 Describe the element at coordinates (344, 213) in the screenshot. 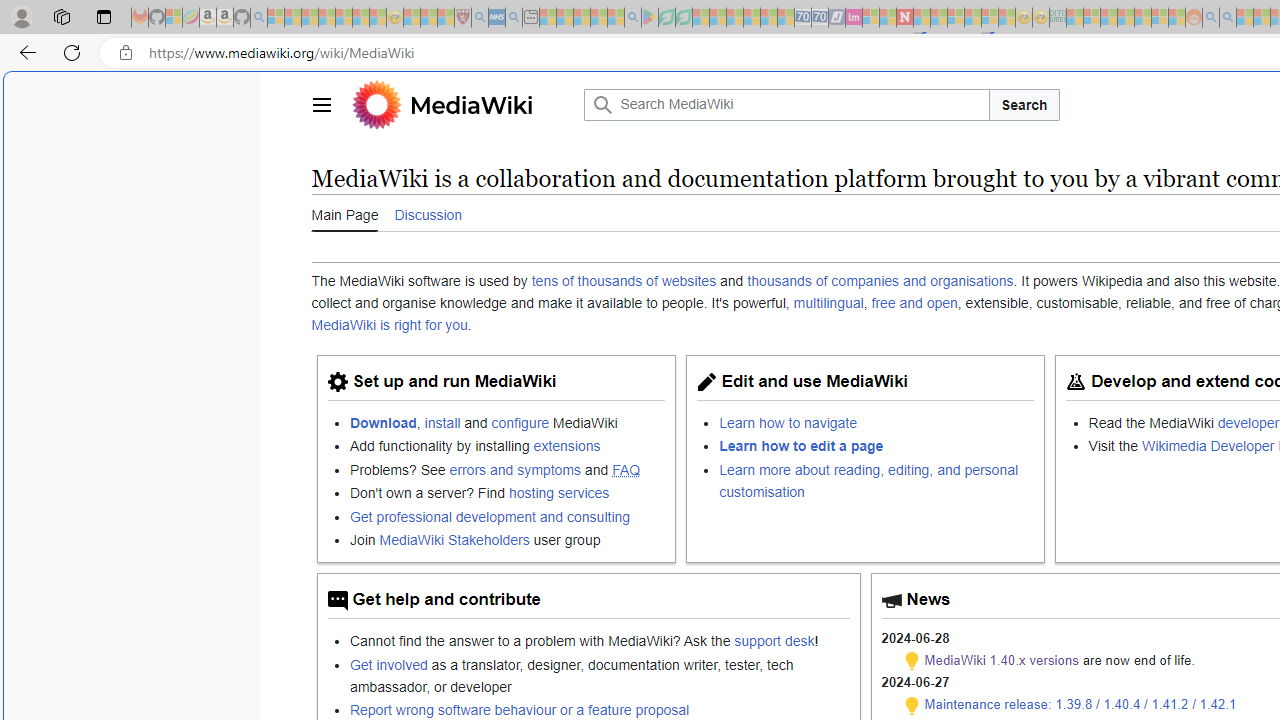

I see `'Main Page'` at that location.